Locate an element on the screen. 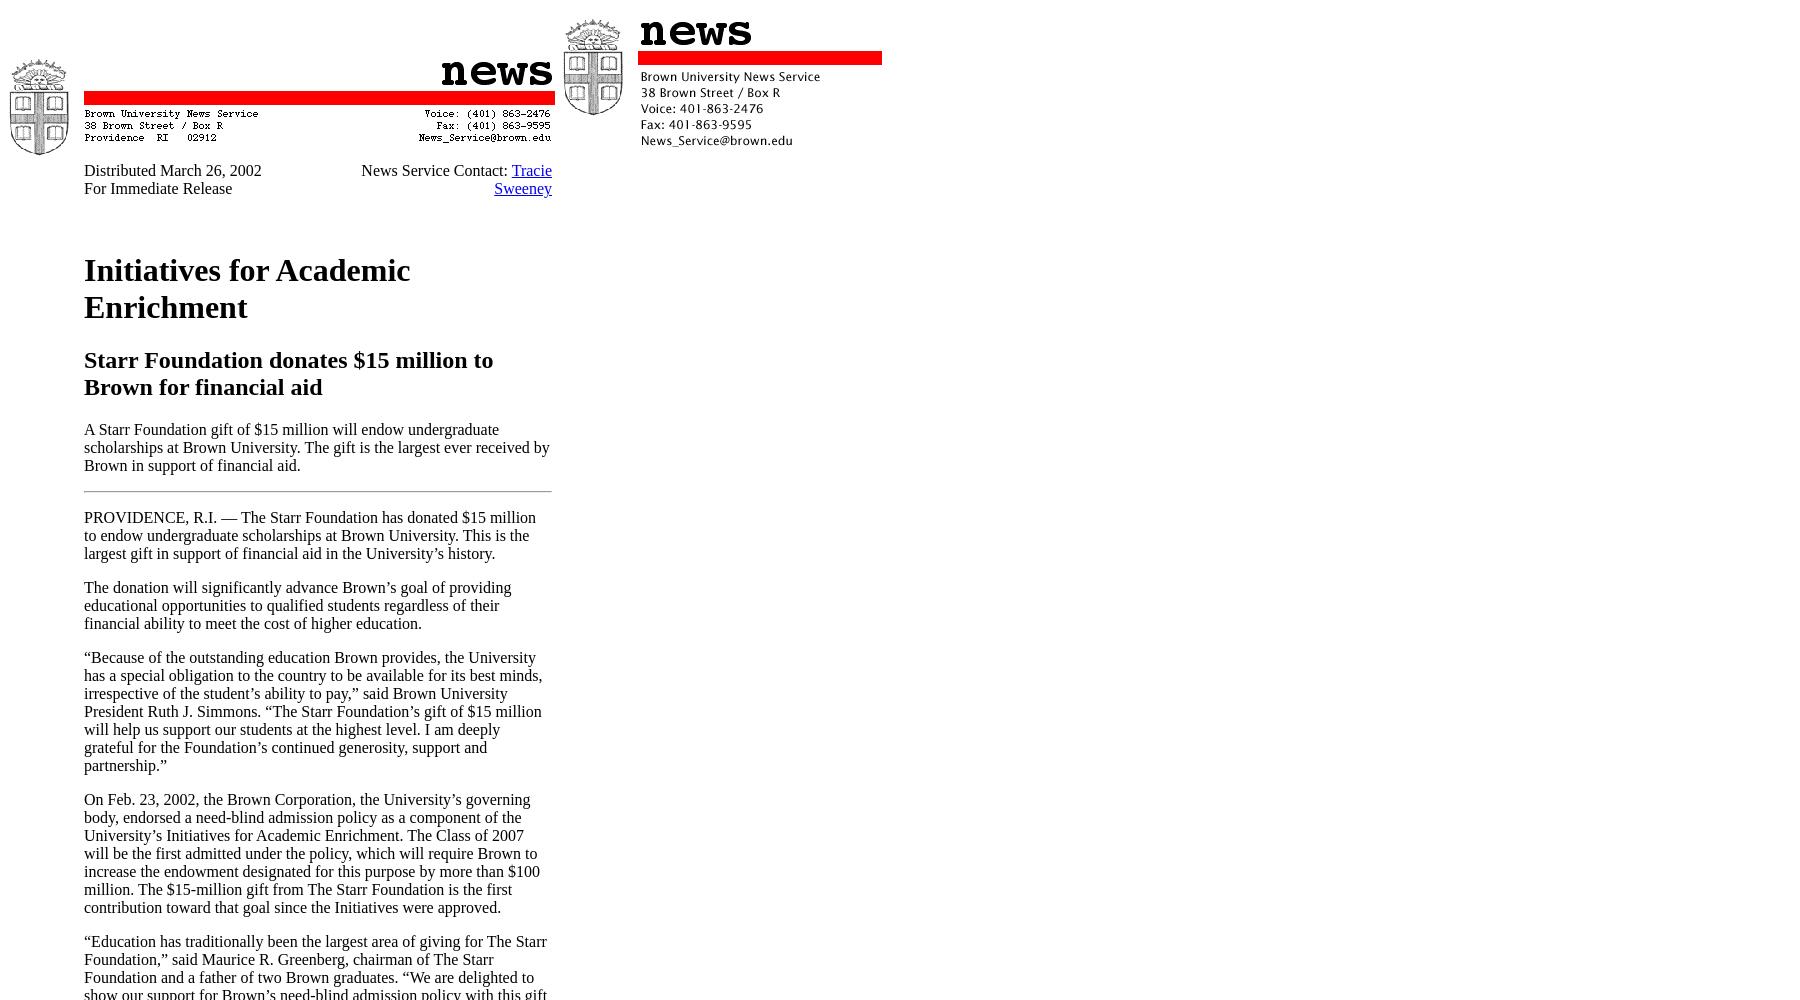  'Starr Foundation donates $15 million to Brown for financial aid' is located at coordinates (287, 372).